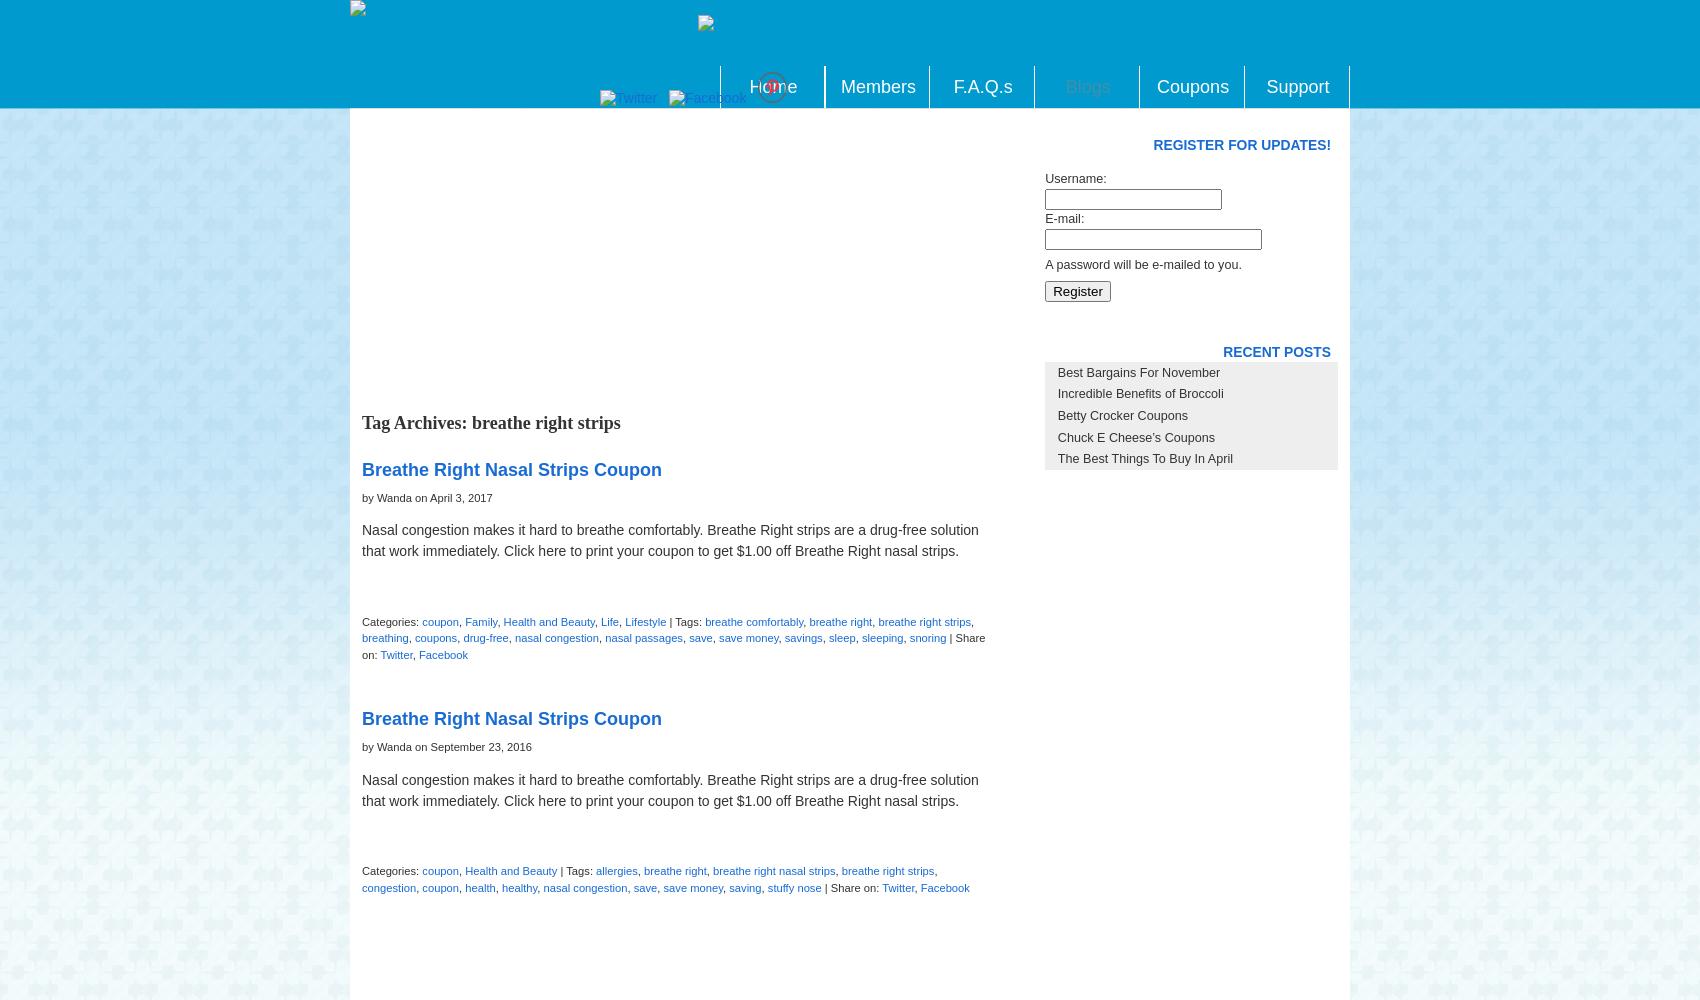 This screenshot has height=1000, width=1700. Describe the element at coordinates (387, 887) in the screenshot. I see `'congestion'` at that location.